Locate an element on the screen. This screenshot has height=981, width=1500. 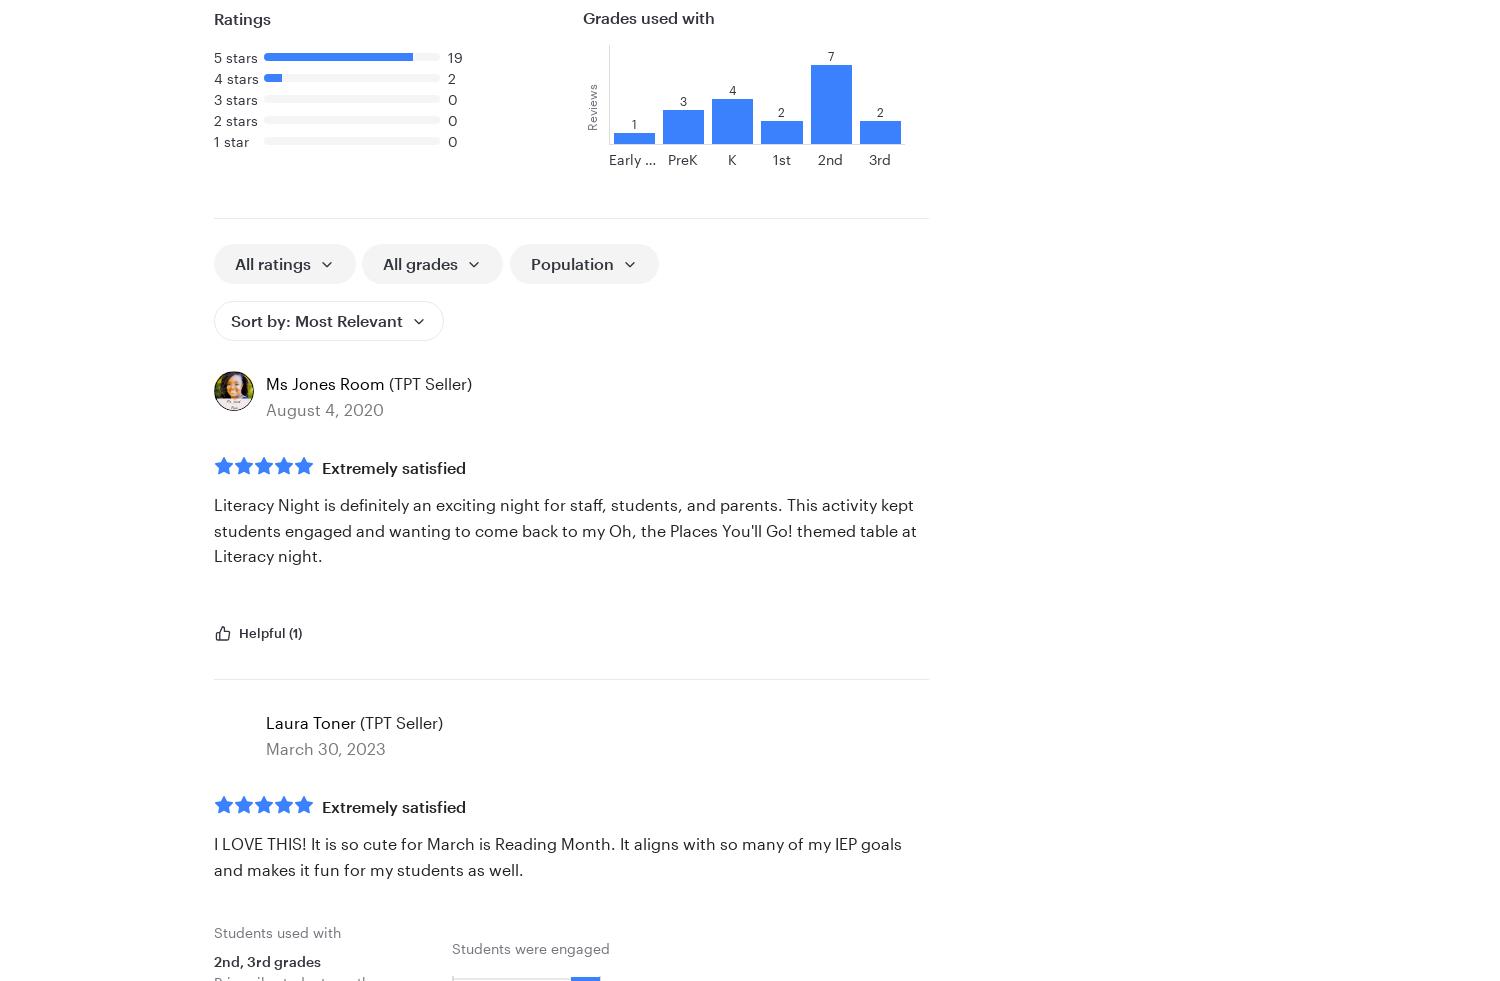
'Helpful (1)' is located at coordinates (270, 633).